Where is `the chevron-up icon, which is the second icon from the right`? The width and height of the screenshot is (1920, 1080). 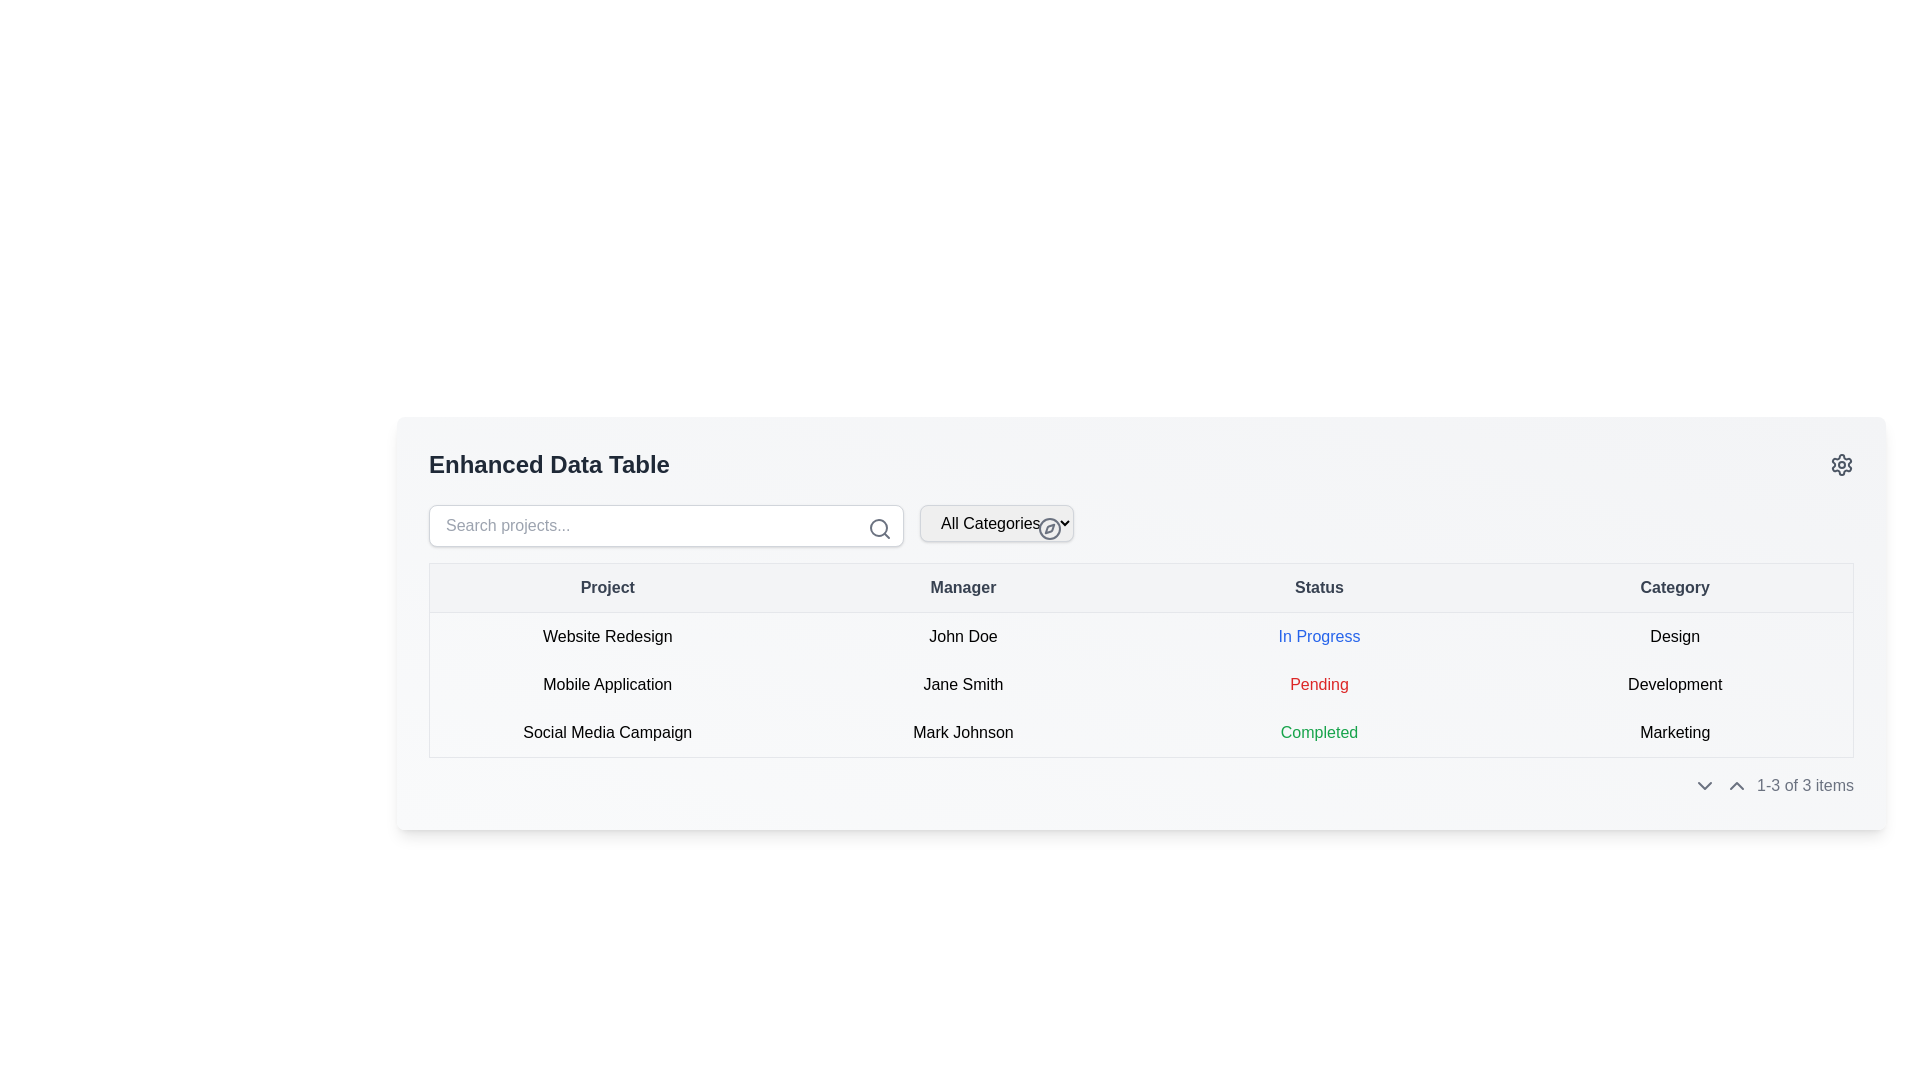
the chevron-up icon, which is the second icon from the right is located at coordinates (1736, 785).